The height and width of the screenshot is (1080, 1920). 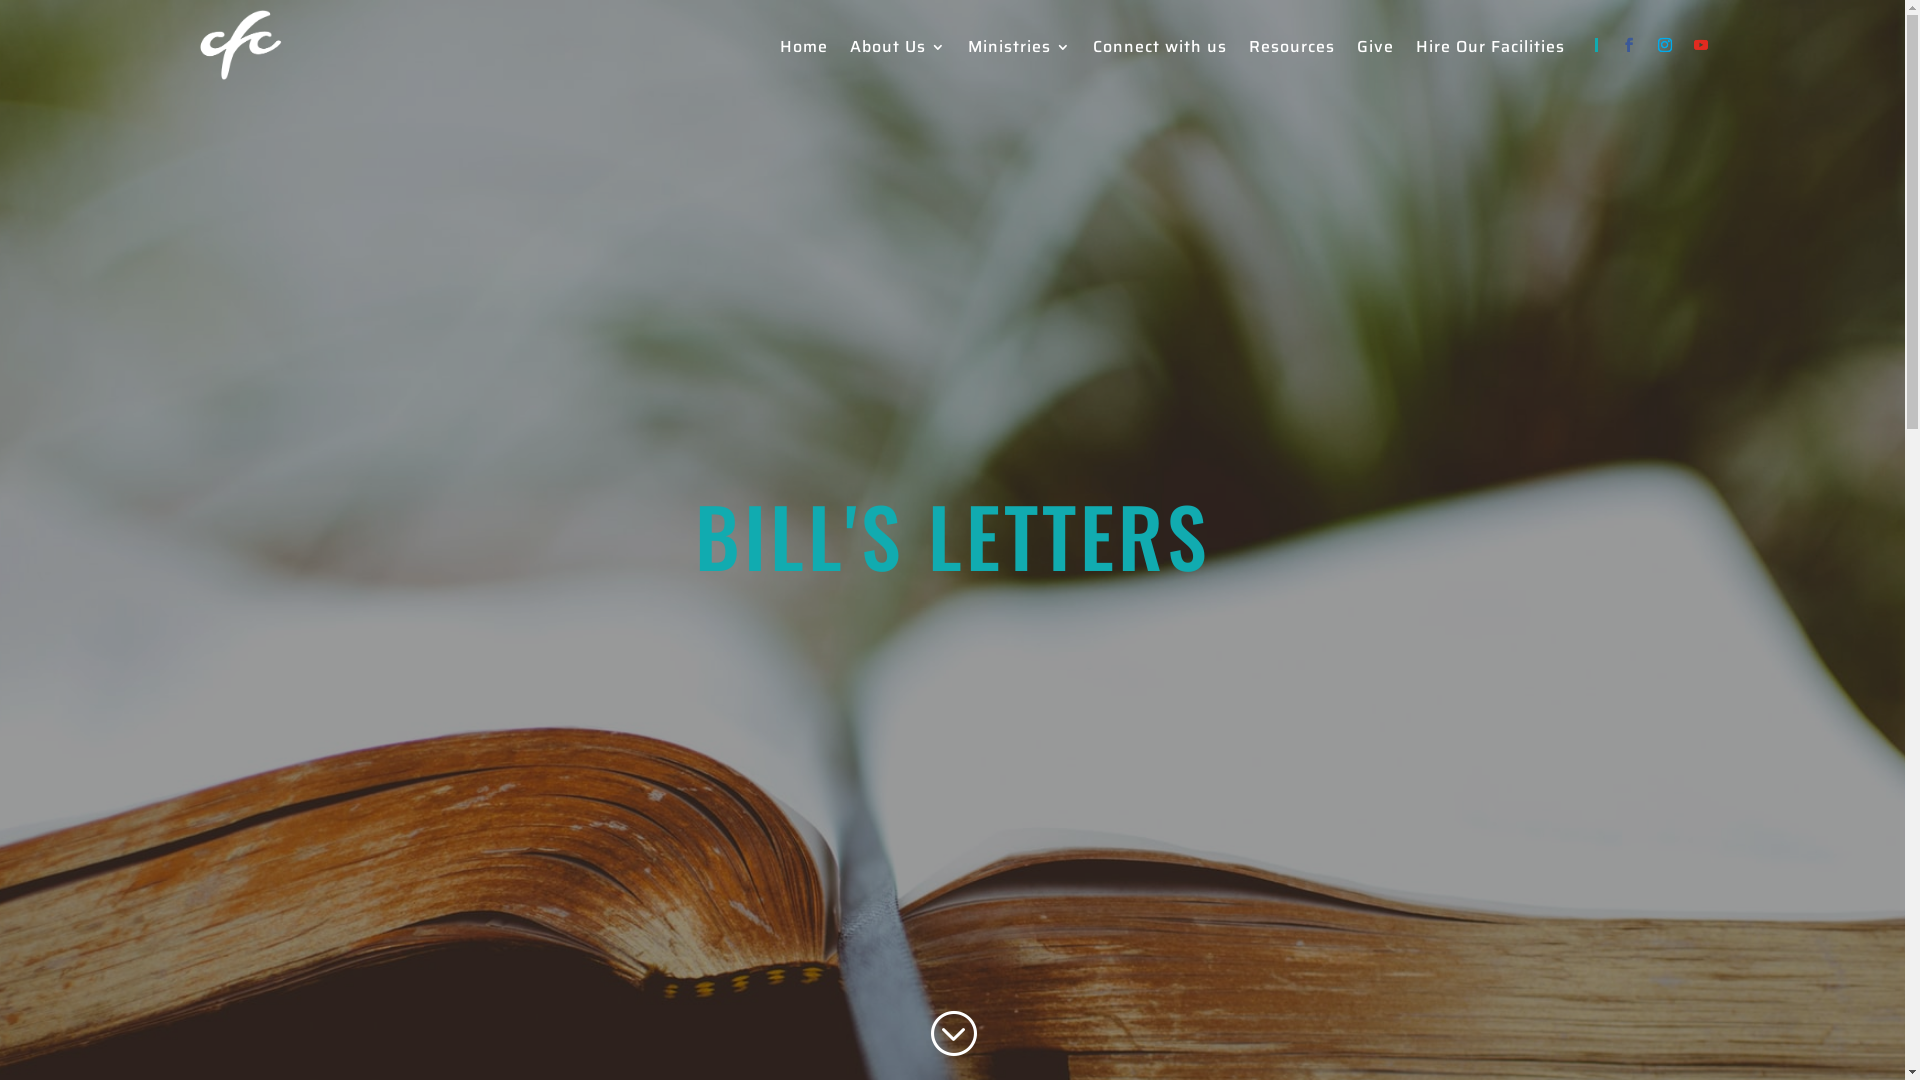 I want to click on 'Give', so click(x=1373, y=49).